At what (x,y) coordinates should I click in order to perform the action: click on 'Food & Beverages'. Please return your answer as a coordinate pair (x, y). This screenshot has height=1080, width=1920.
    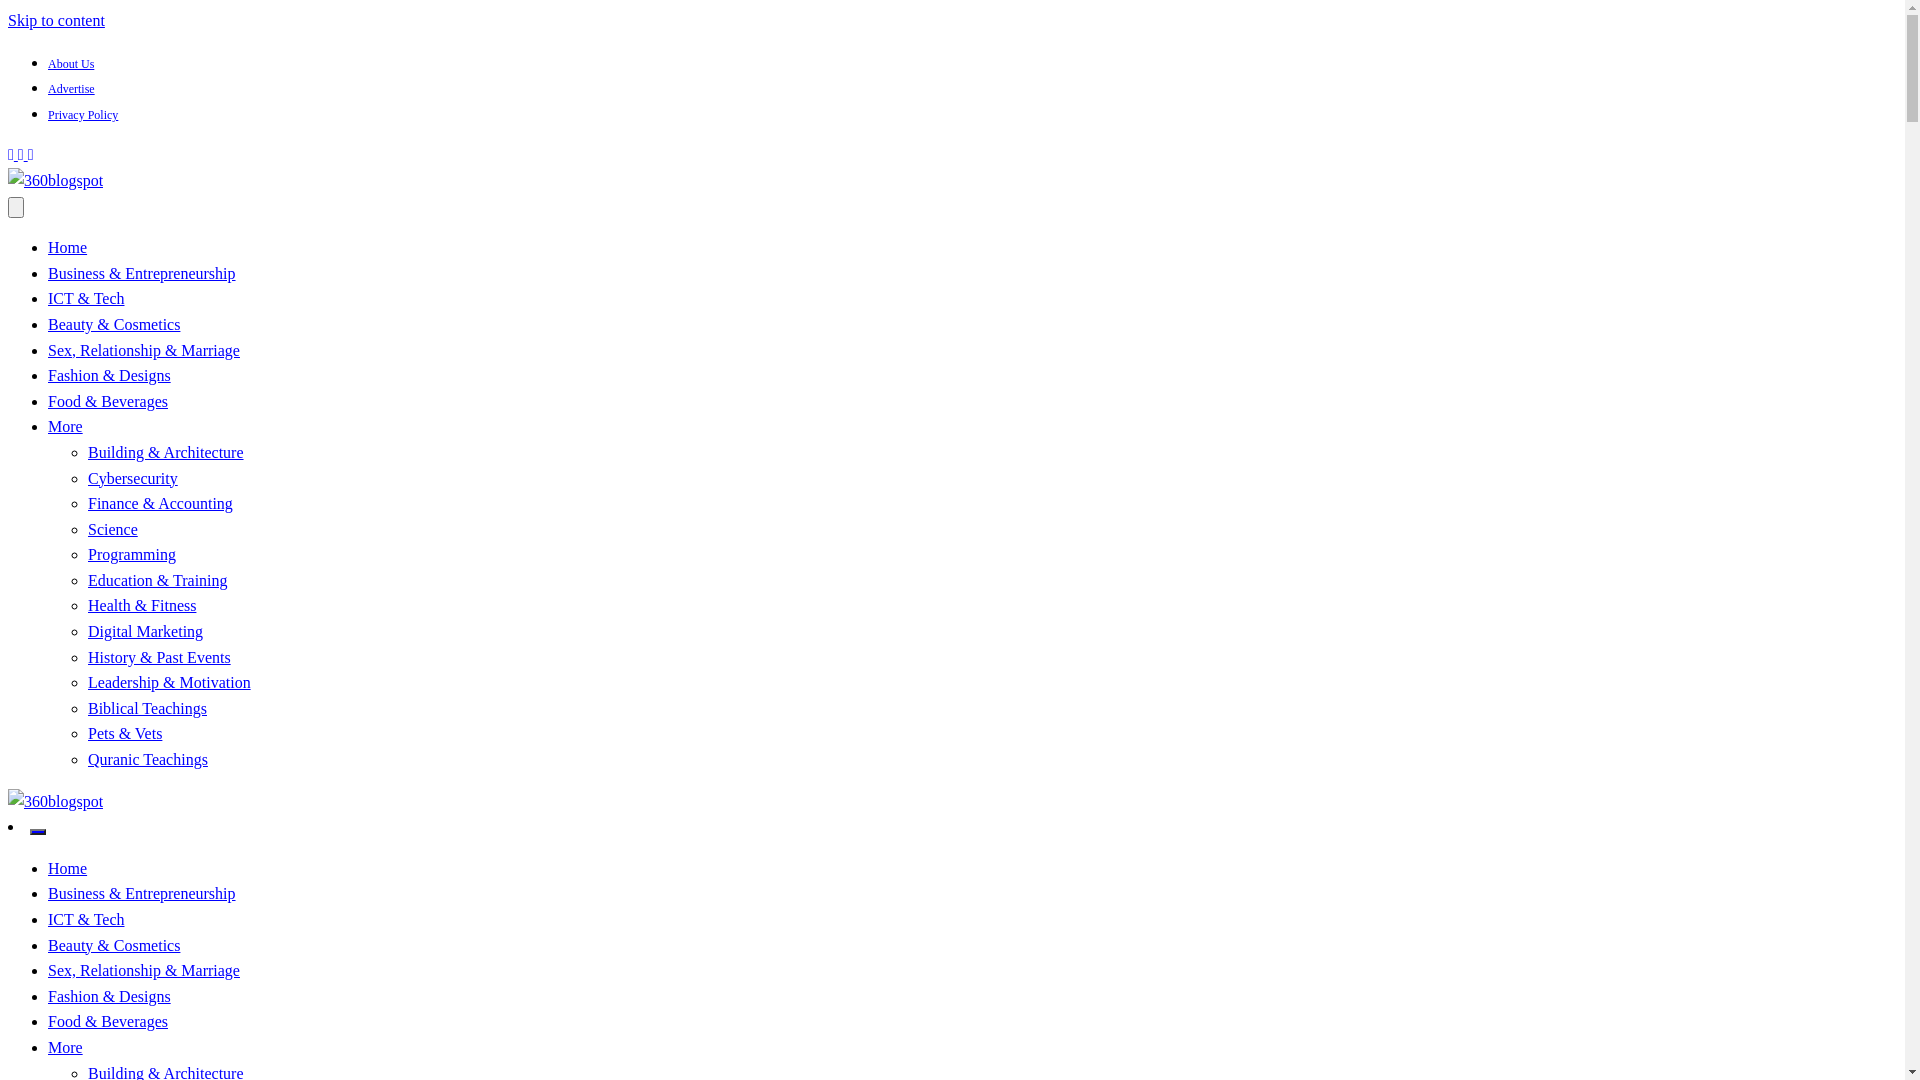
    Looking at the image, I should click on (106, 401).